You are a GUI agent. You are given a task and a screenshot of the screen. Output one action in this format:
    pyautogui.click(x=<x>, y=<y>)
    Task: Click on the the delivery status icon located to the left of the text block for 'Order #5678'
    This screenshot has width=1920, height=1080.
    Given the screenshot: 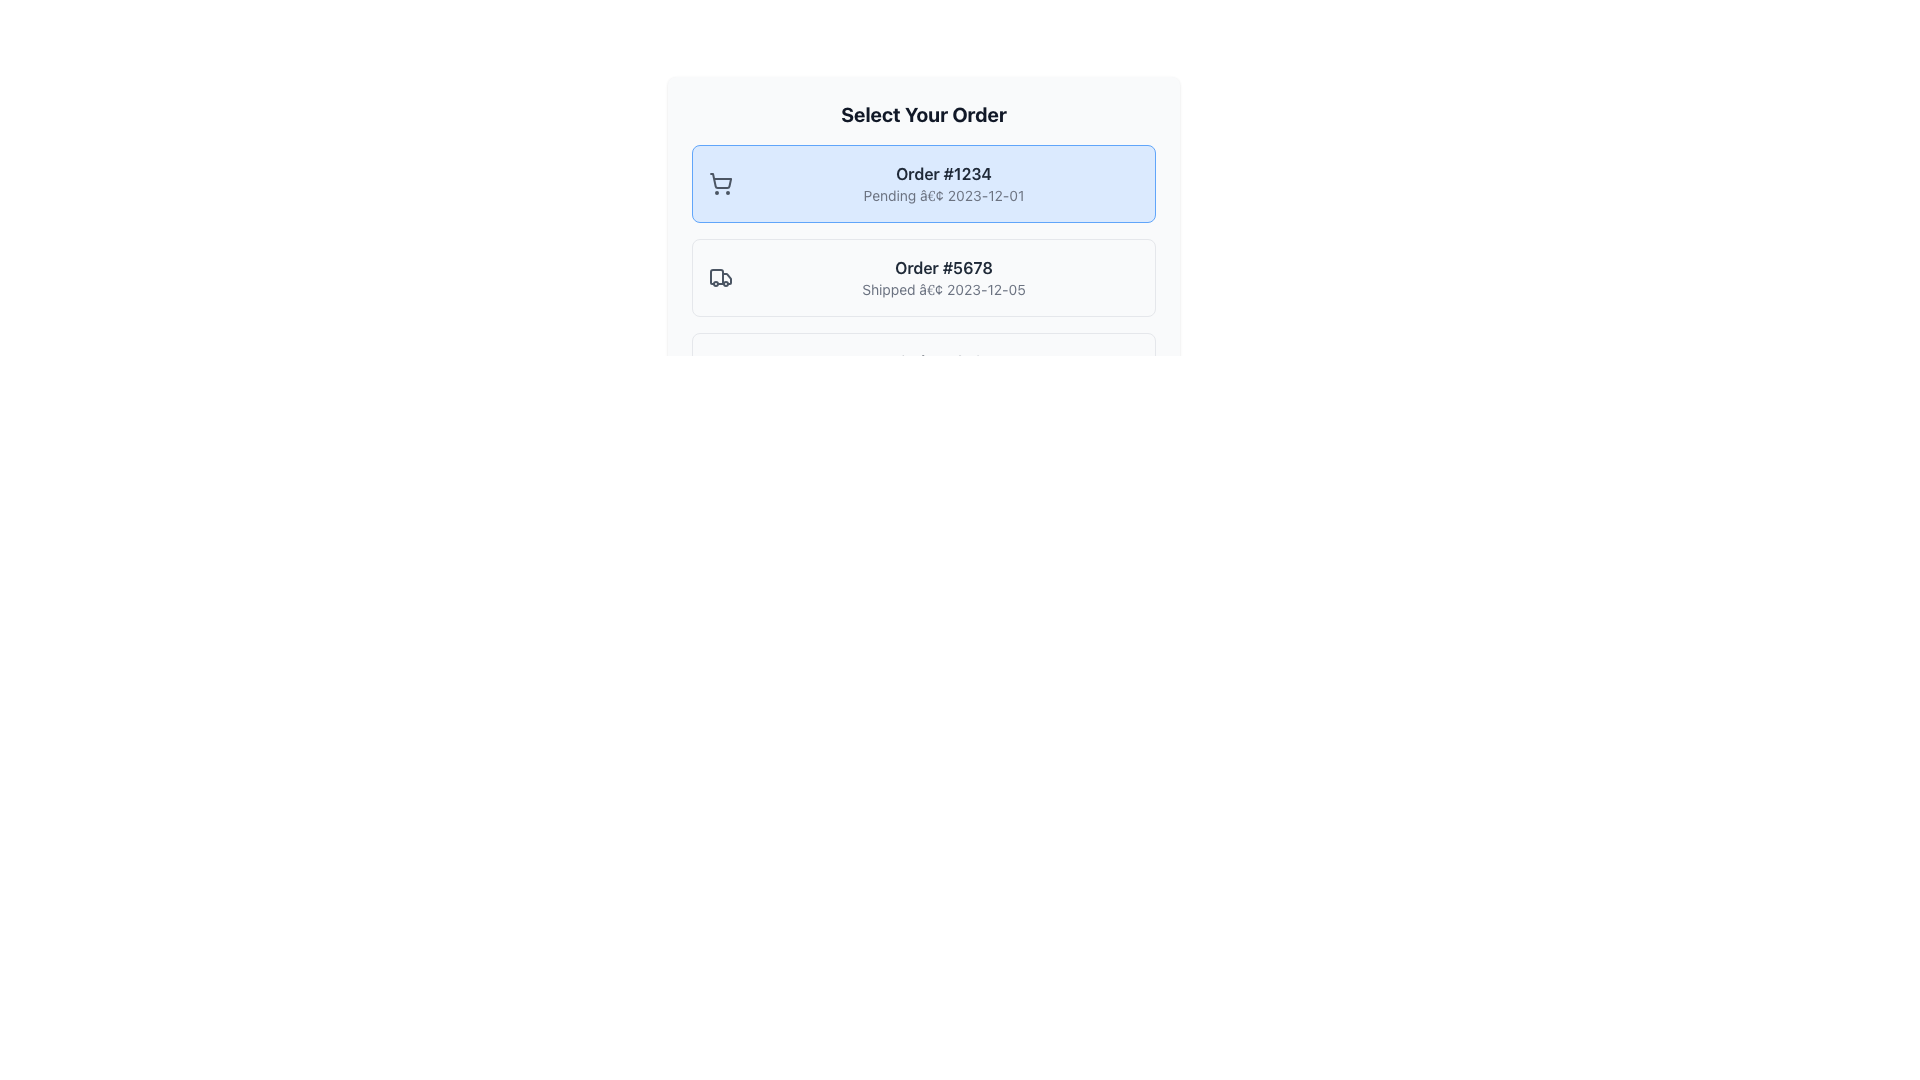 What is the action you would take?
    pyautogui.click(x=720, y=277)
    